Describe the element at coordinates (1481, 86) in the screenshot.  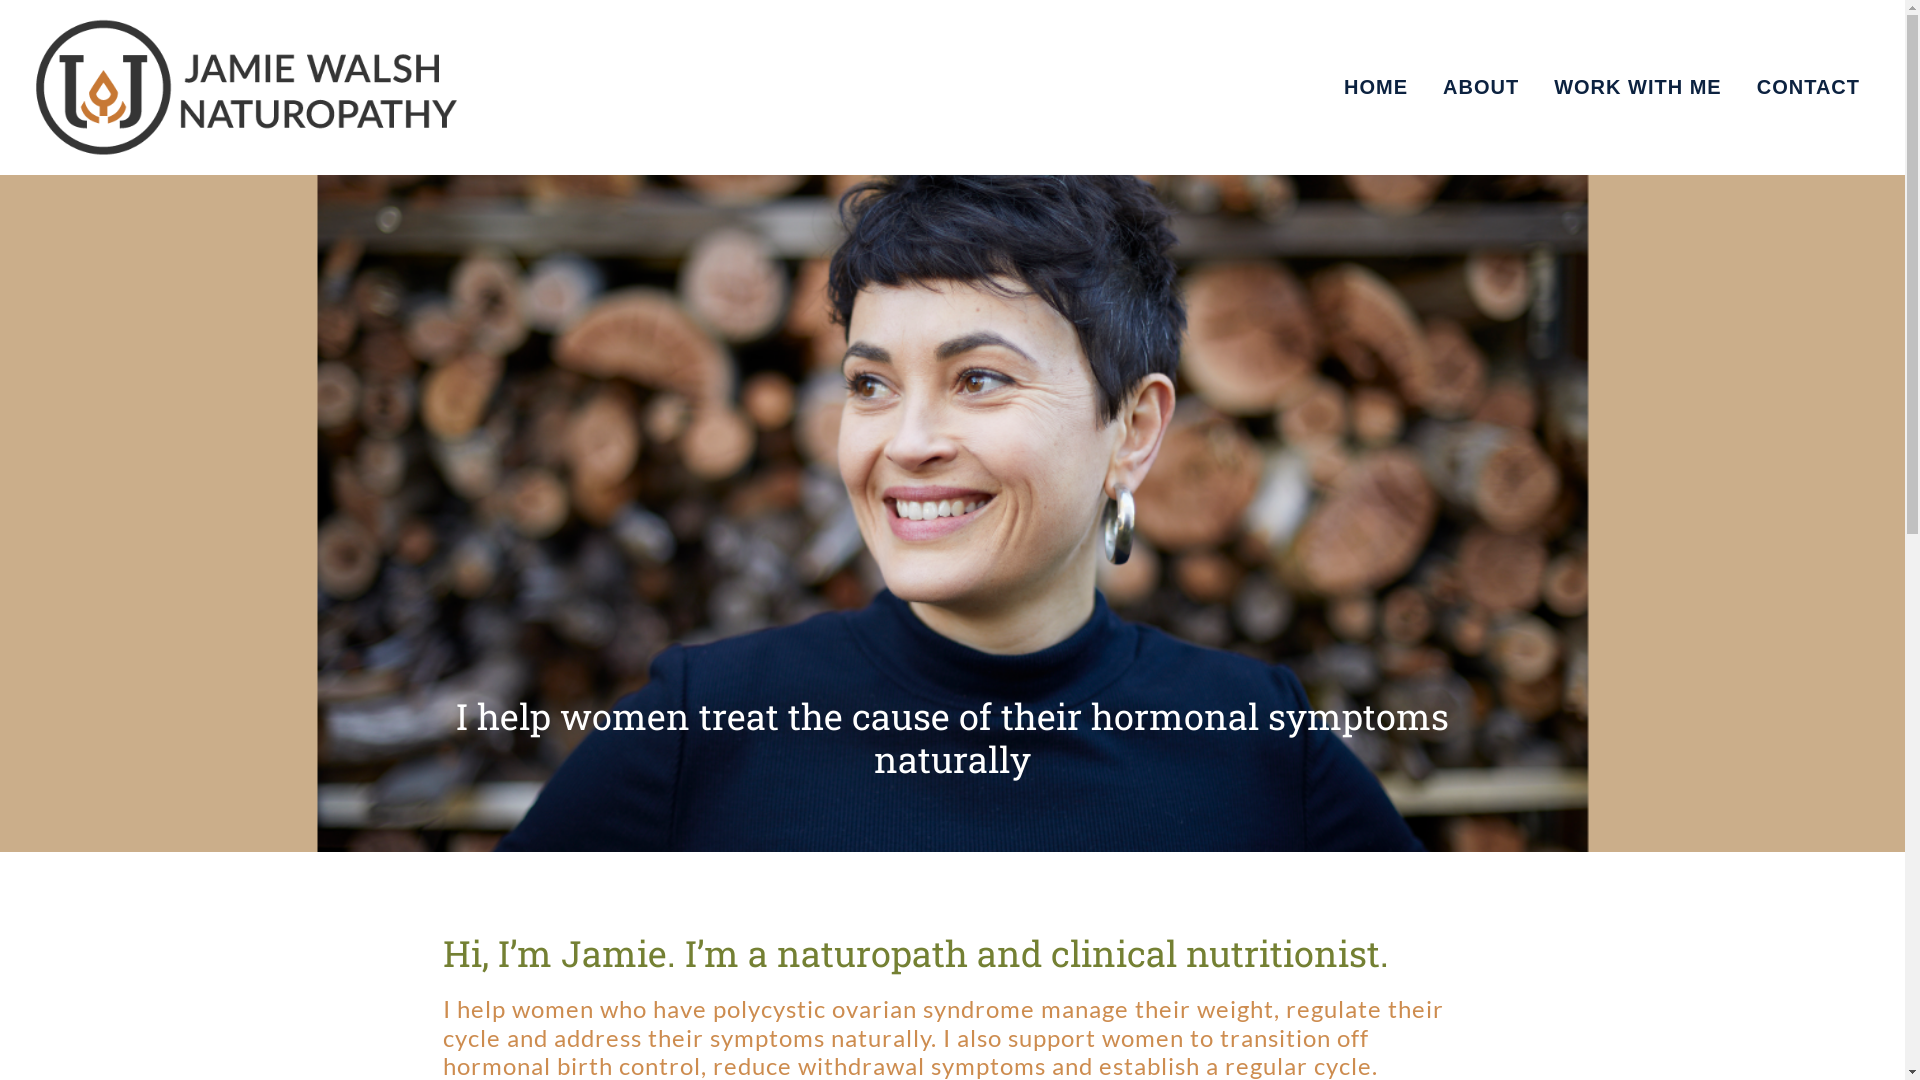
I see `'ABOUT'` at that location.